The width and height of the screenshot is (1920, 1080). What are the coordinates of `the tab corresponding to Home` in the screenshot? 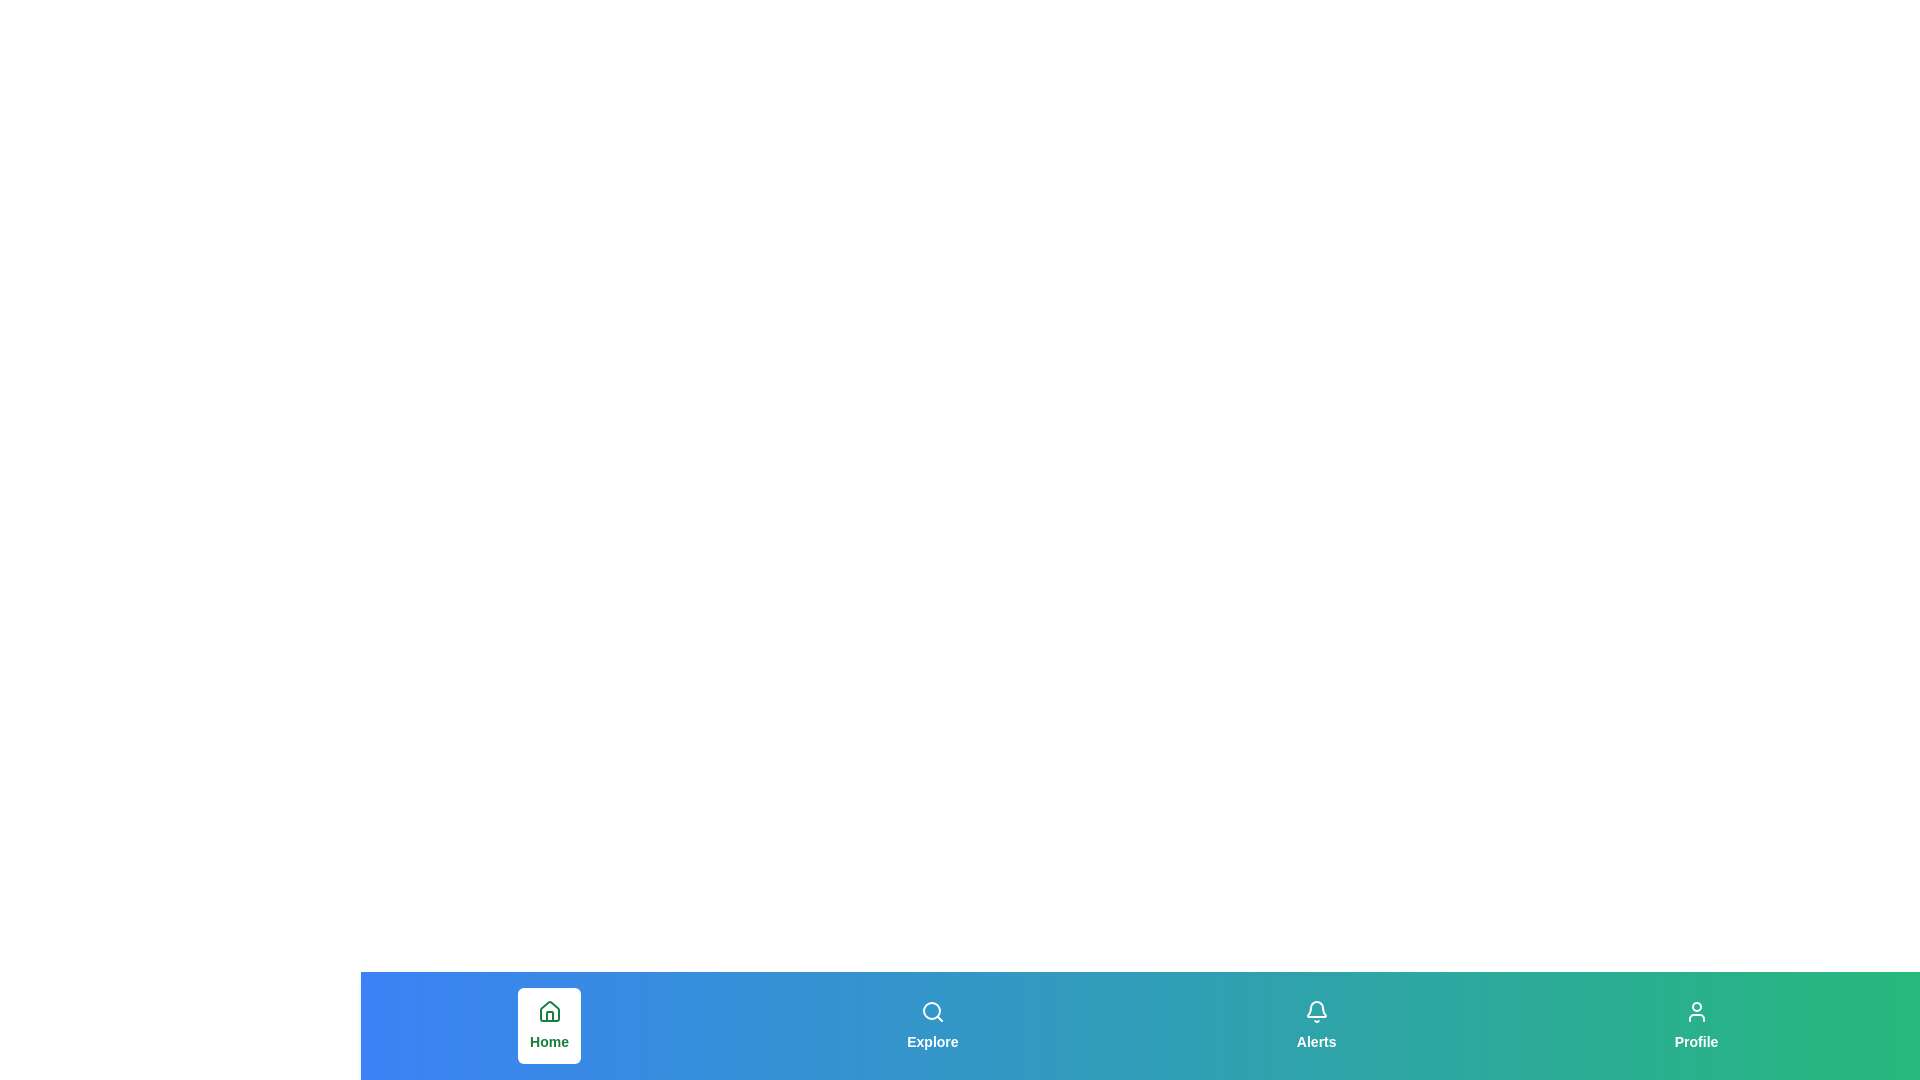 It's located at (549, 1026).